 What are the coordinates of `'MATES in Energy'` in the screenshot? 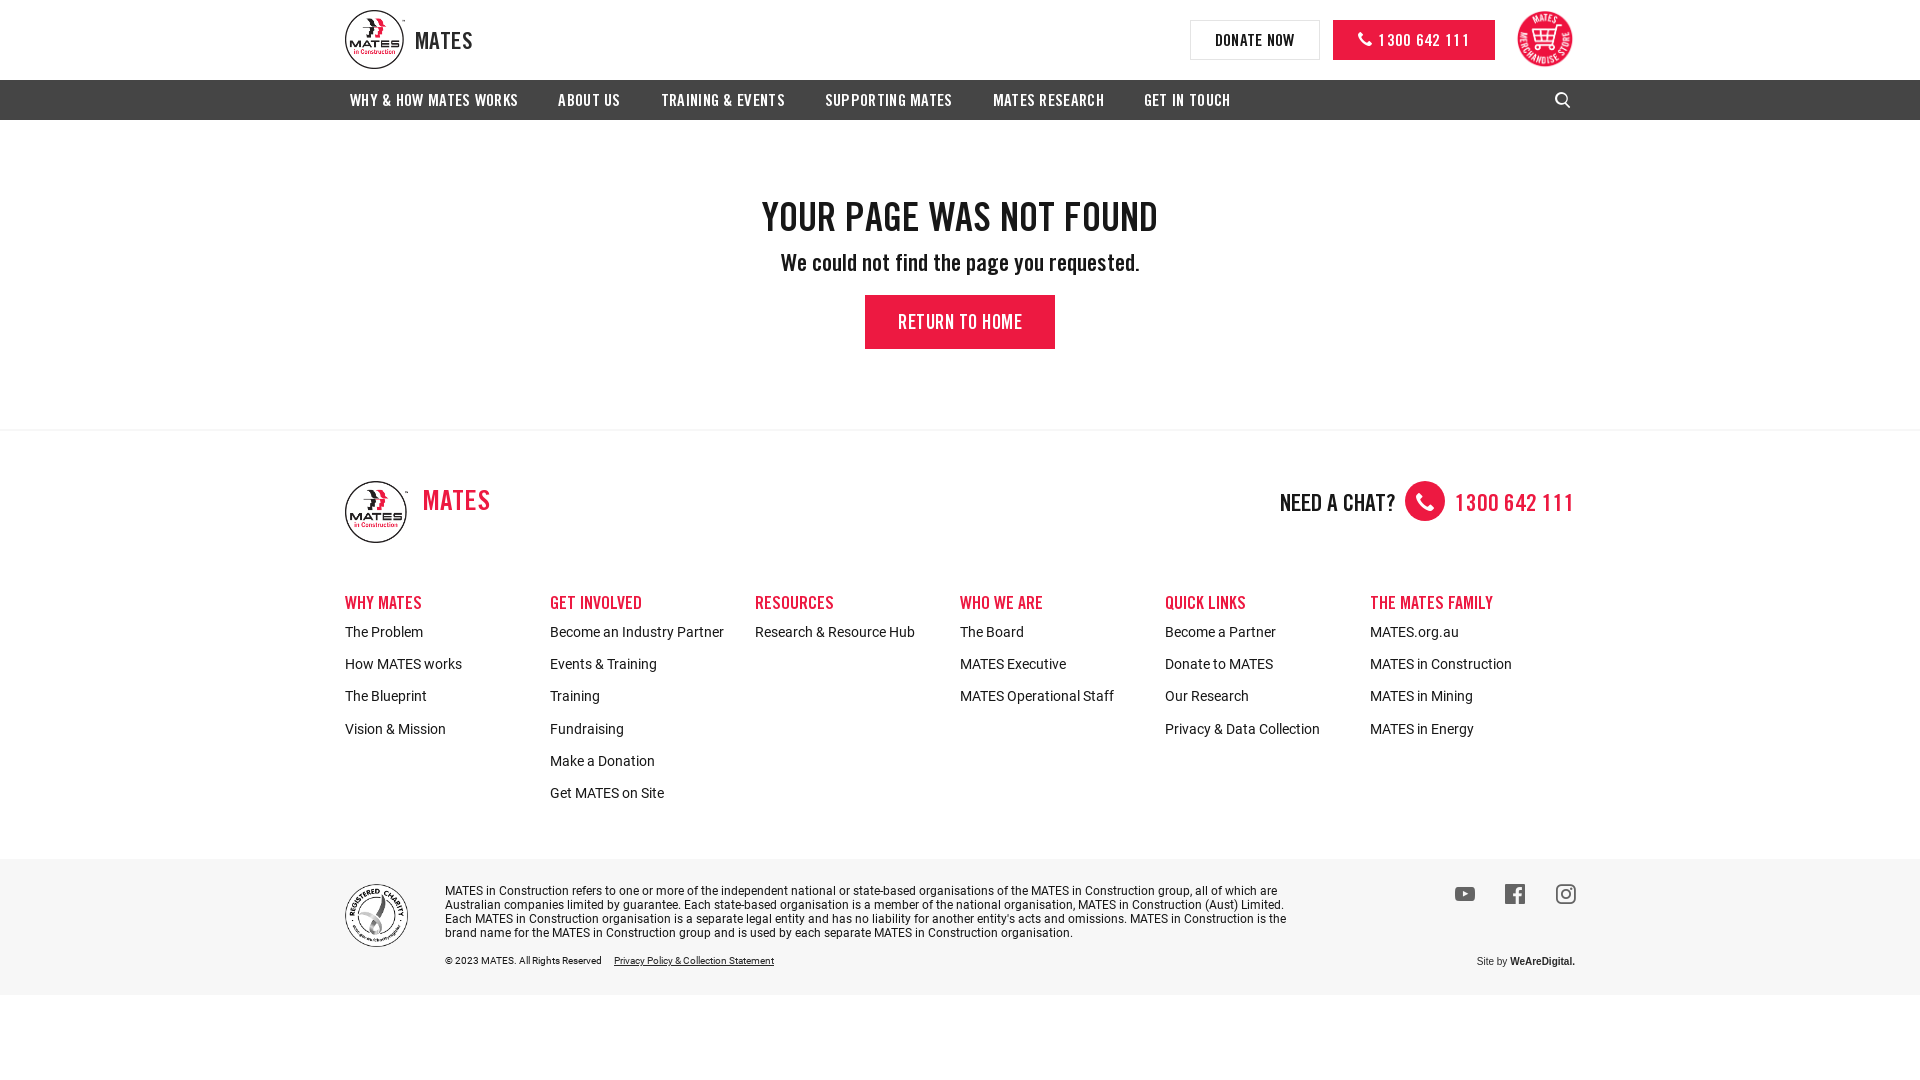 It's located at (1462, 729).